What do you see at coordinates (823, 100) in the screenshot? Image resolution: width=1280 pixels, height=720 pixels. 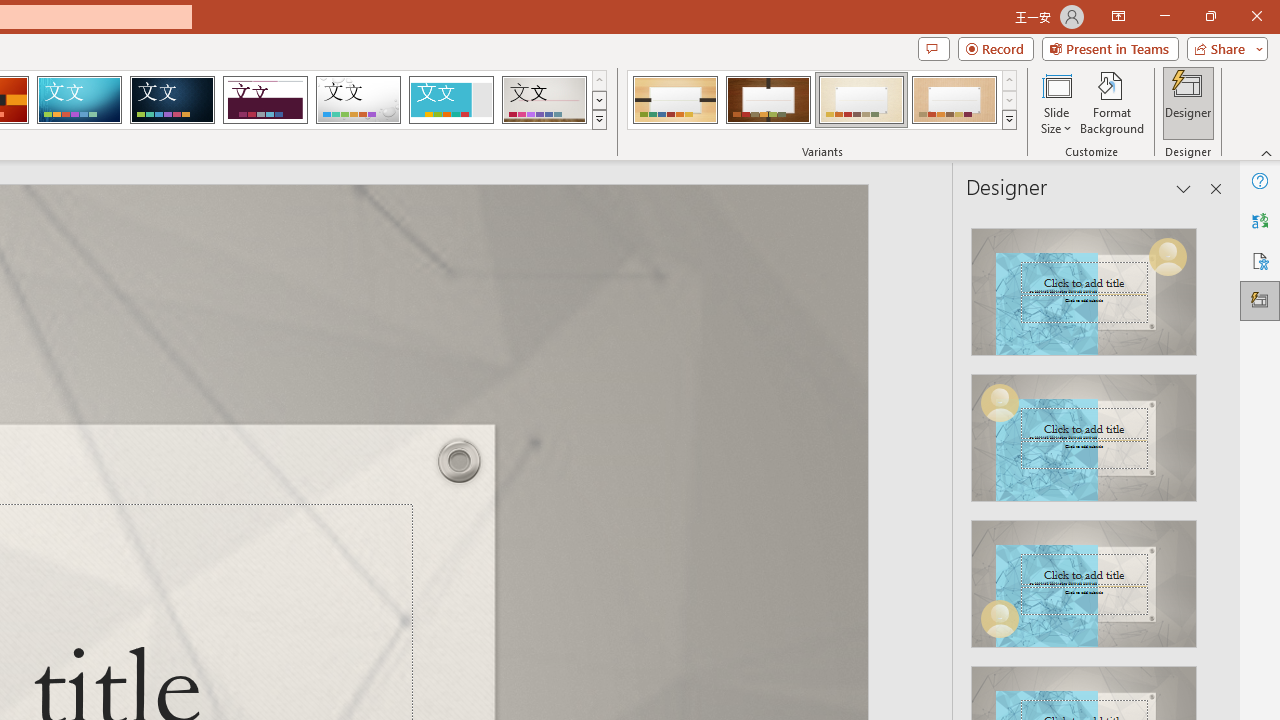 I see `'AutomationID: ThemeVariantsGallery'` at bounding box center [823, 100].